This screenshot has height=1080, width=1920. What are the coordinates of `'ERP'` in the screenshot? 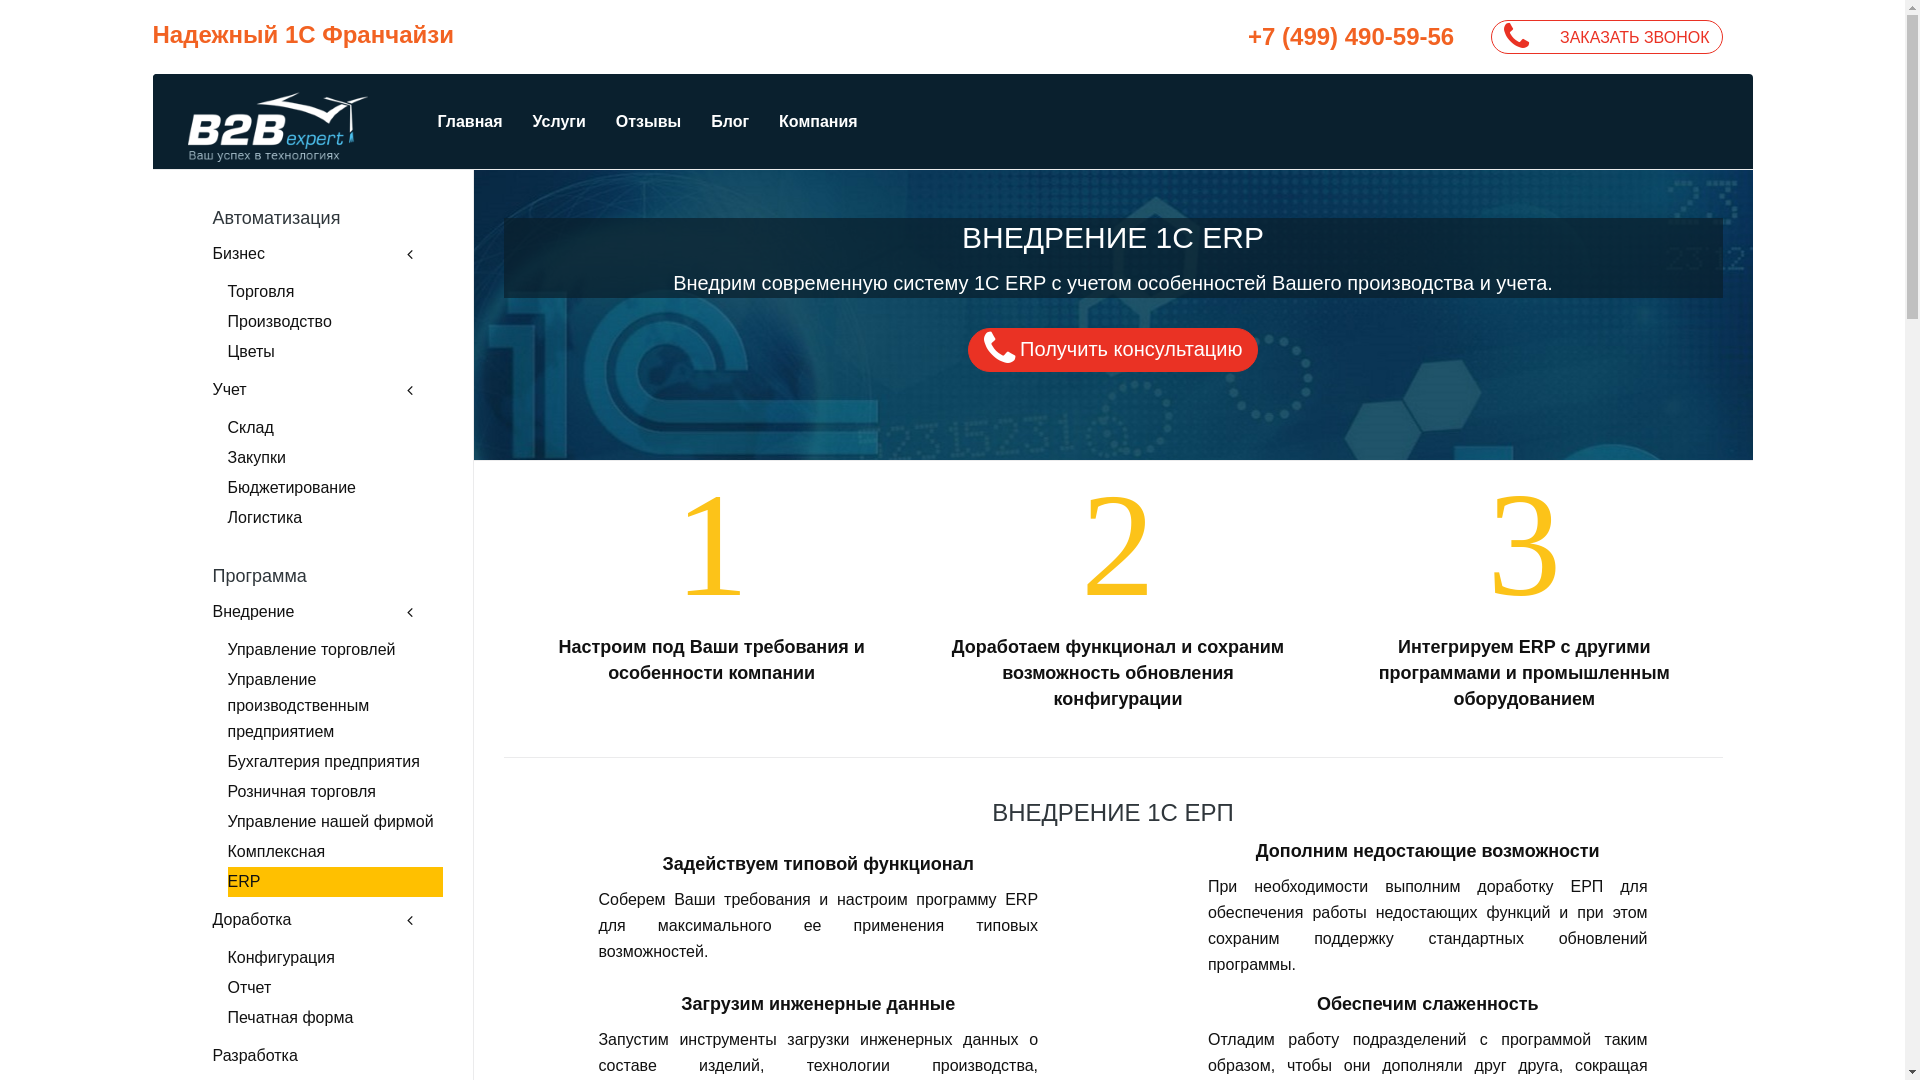 It's located at (227, 881).